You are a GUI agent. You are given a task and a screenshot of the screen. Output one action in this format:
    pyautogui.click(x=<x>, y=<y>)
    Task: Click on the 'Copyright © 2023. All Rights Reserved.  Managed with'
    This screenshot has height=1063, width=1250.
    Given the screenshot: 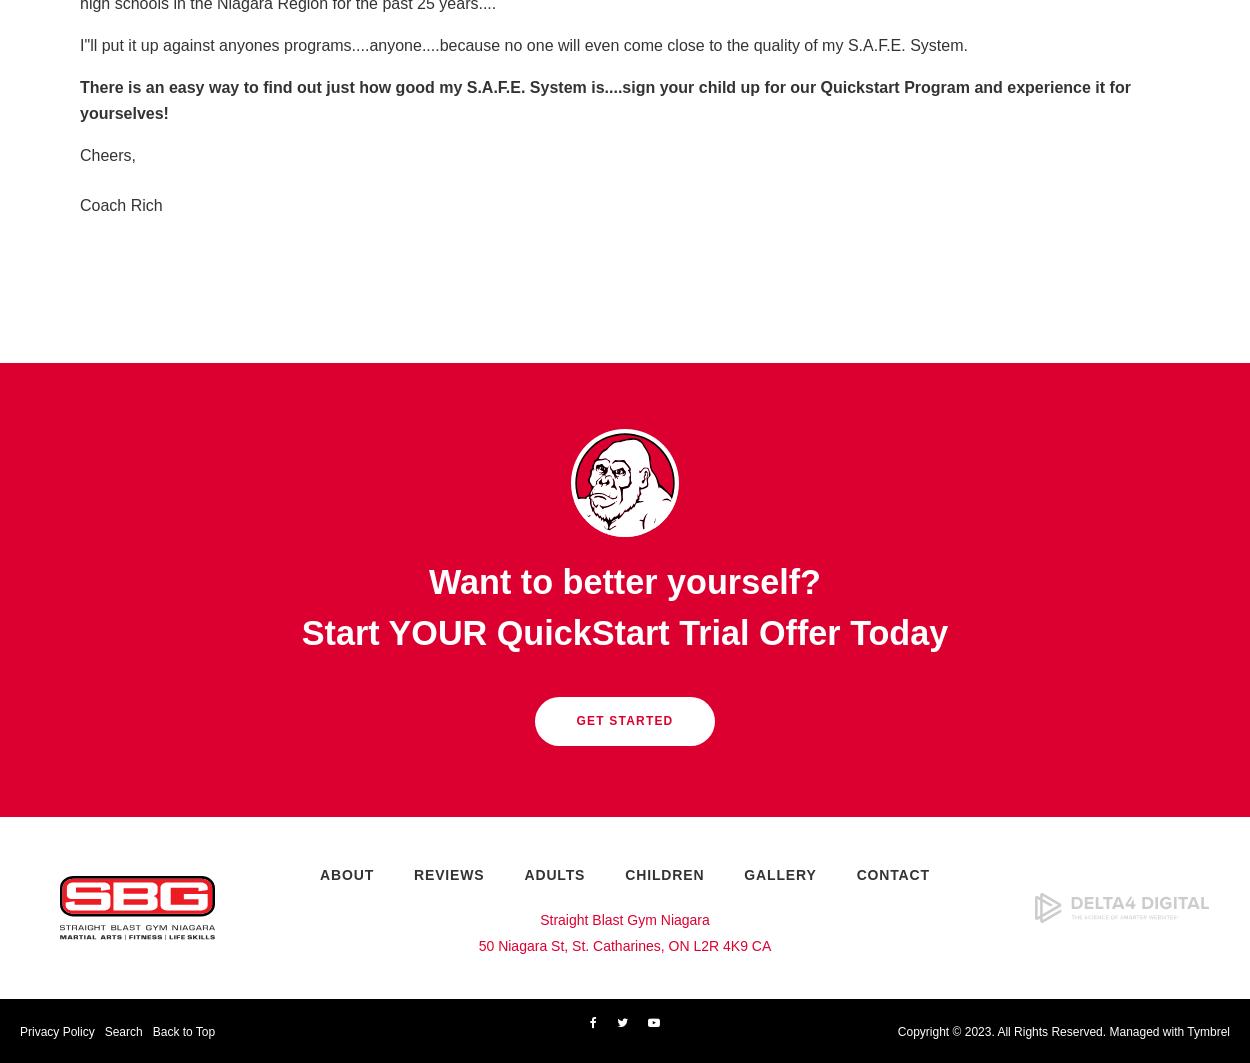 What is the action you would take?
    pyautogui.click(x=1042, y=1030)
    